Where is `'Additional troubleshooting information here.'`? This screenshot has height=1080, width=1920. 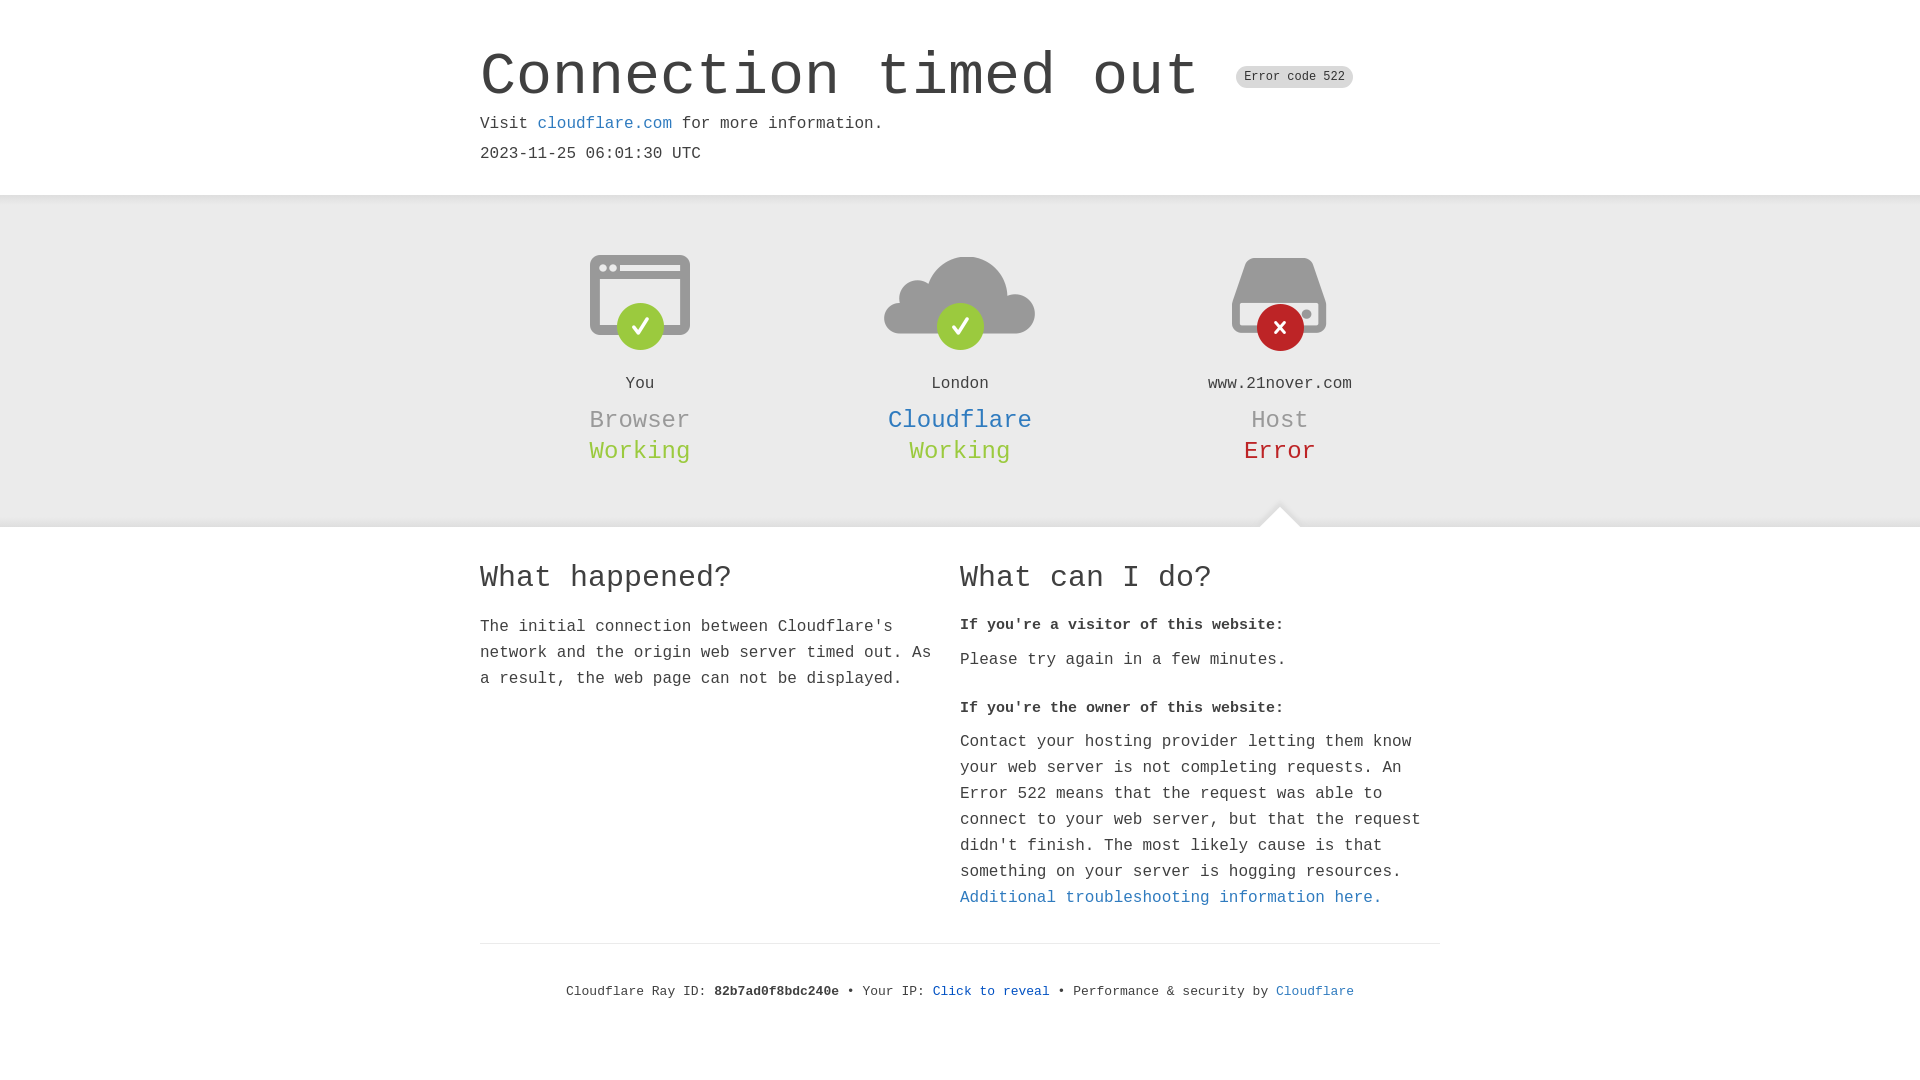 'Additional troubleshooting information here.' is located at coordinates (1171, 897).